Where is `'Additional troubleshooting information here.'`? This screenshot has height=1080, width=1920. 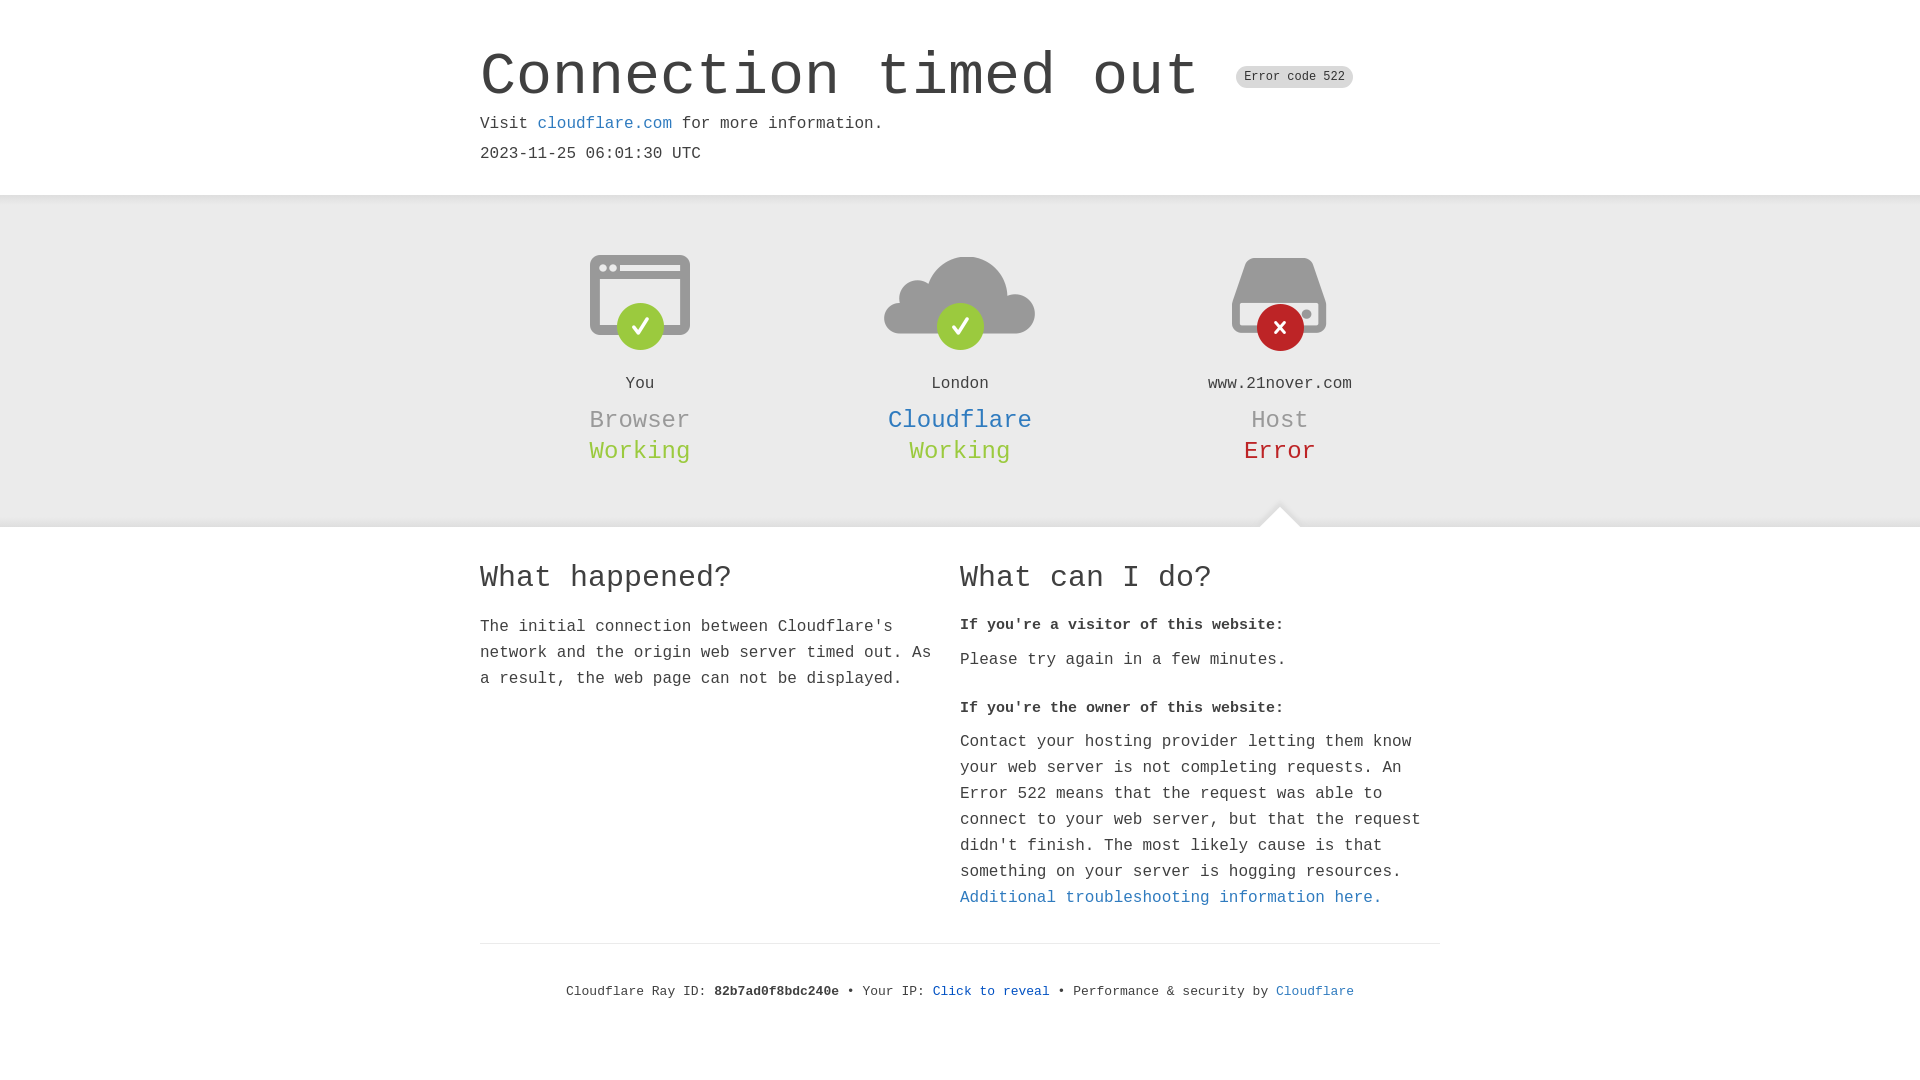 'Additional troubleshooting information here.' is located at coordinates (1171, 897).